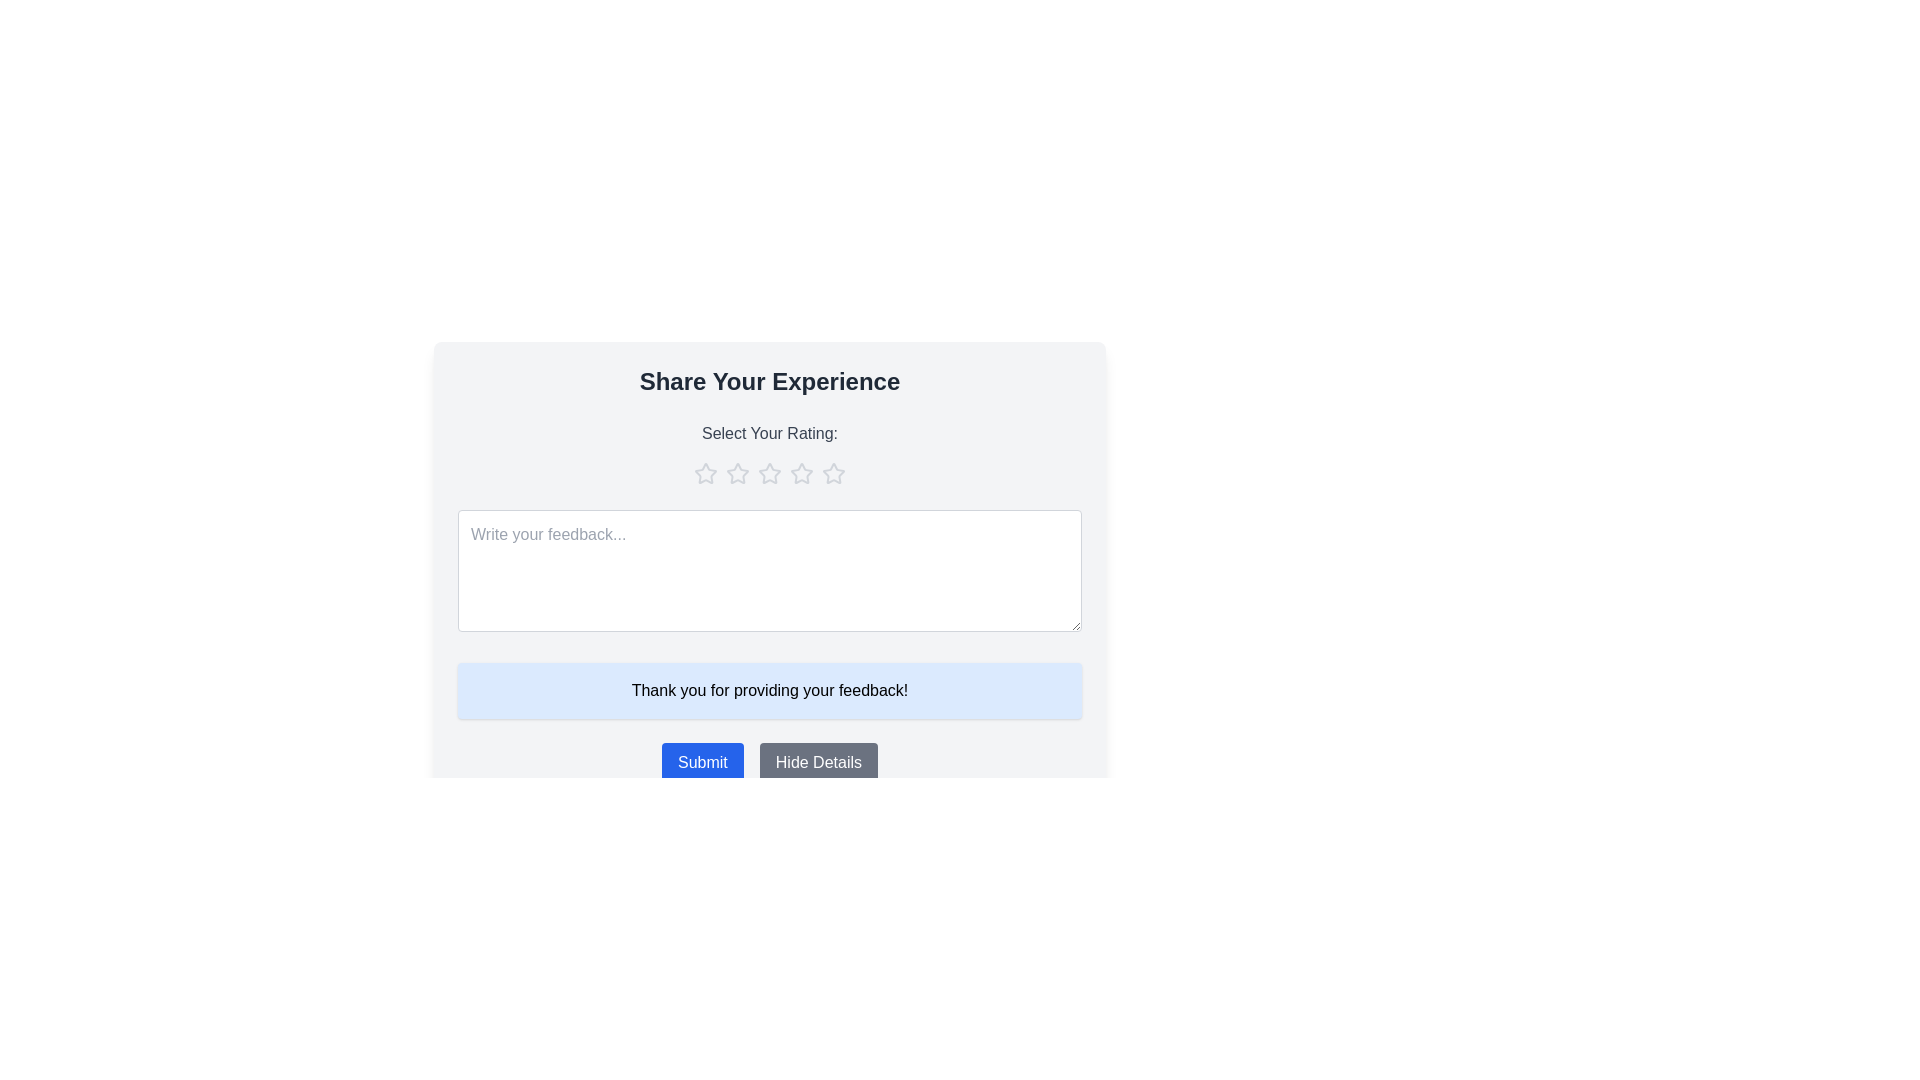 Image resolution: width=1920 pixels, height=1080 pixels. What do you see at coordinates (834, 473) in the screenshot?
I see `the fifth star icon in the rating selection interface` at bounding box center [834, 473].